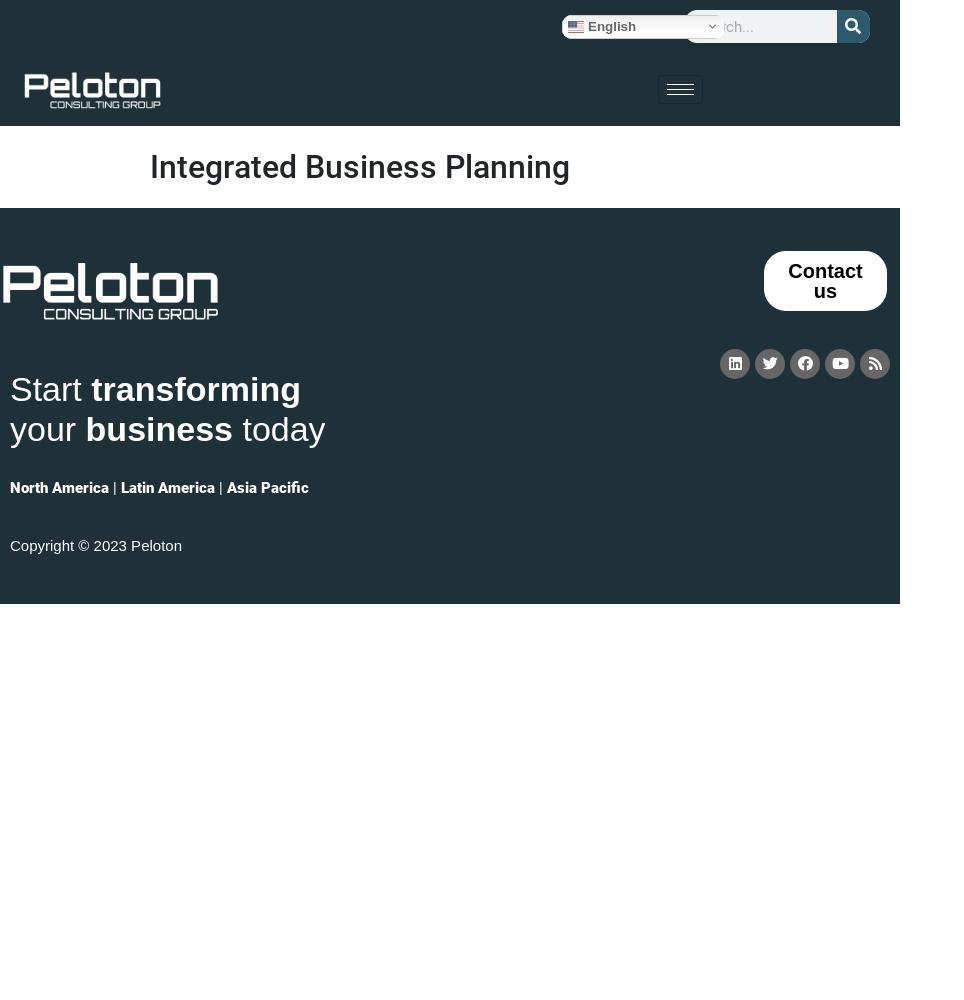 Image resolution: width=964 pixels, height=1000 pixels. I want to click on 'North America', so click(59, 486).